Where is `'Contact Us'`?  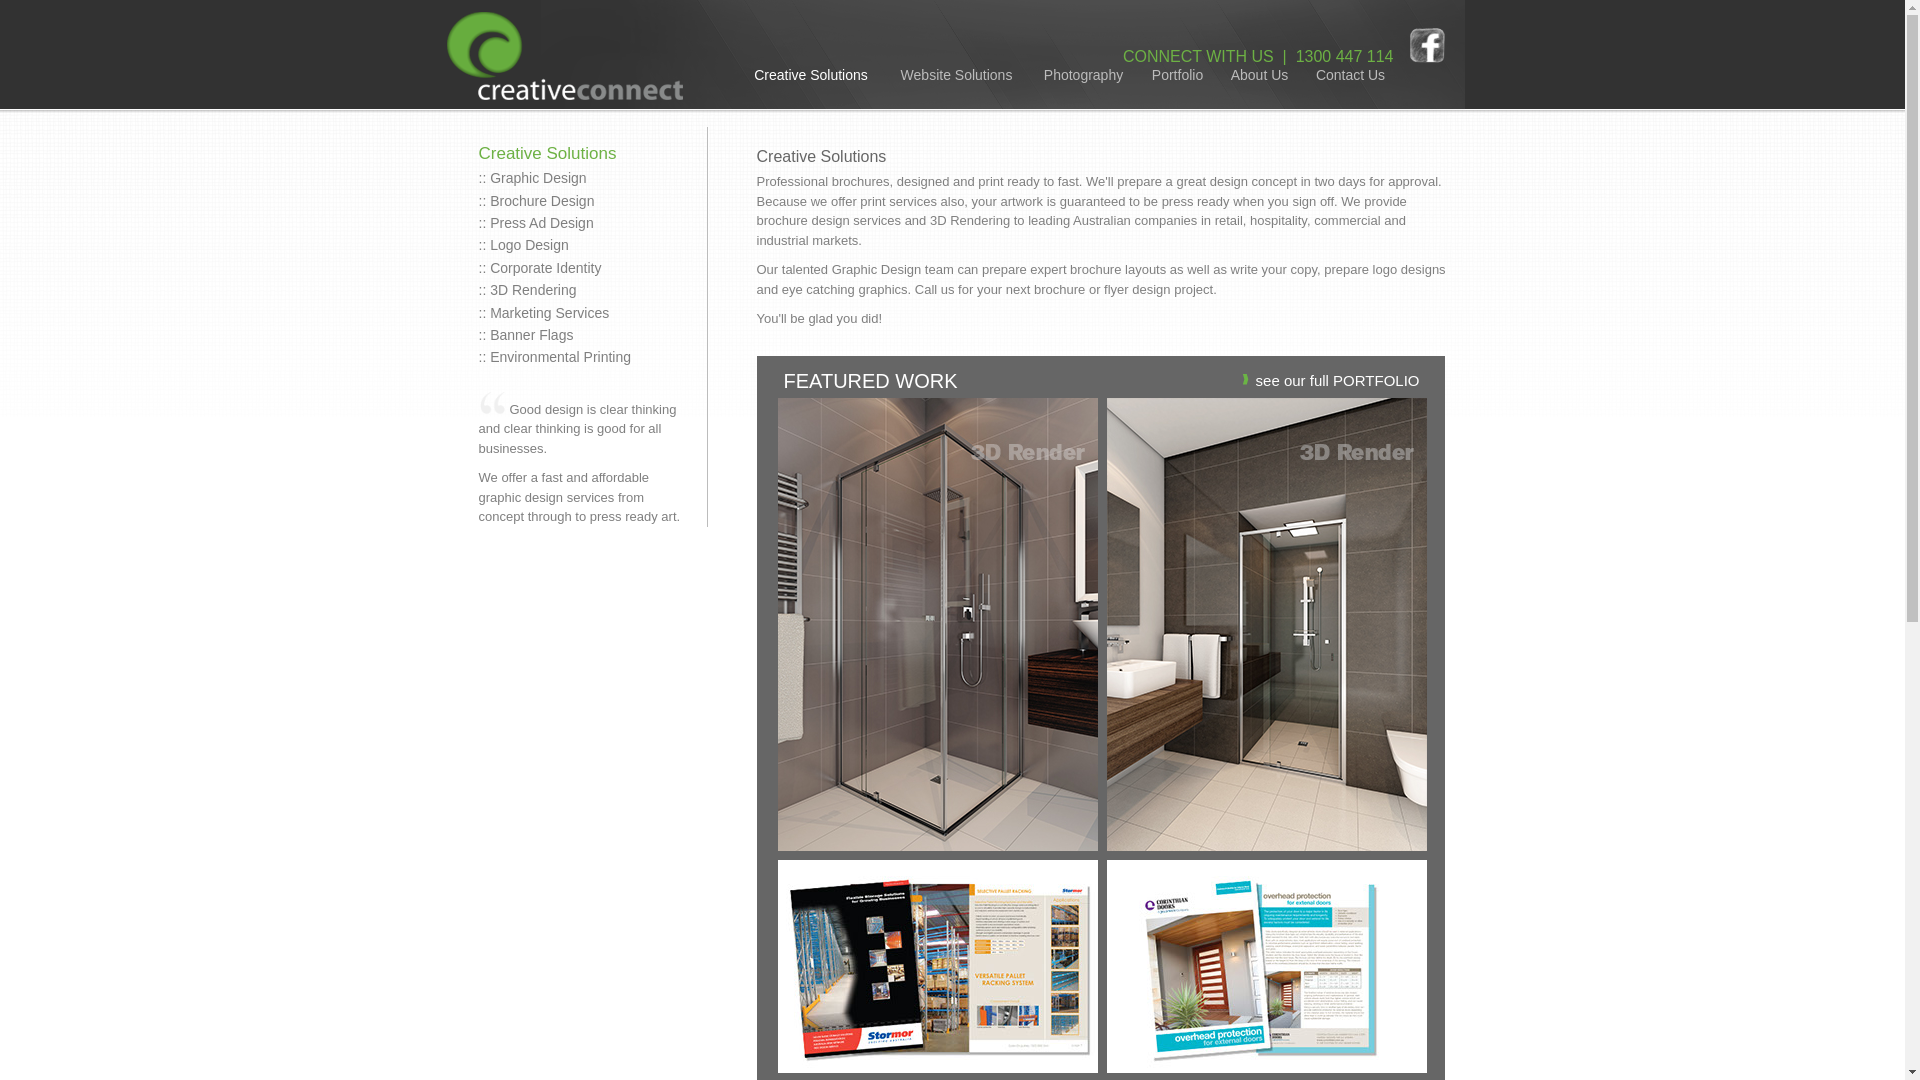 'Contact Us' is located at coordinates (1351, 75).